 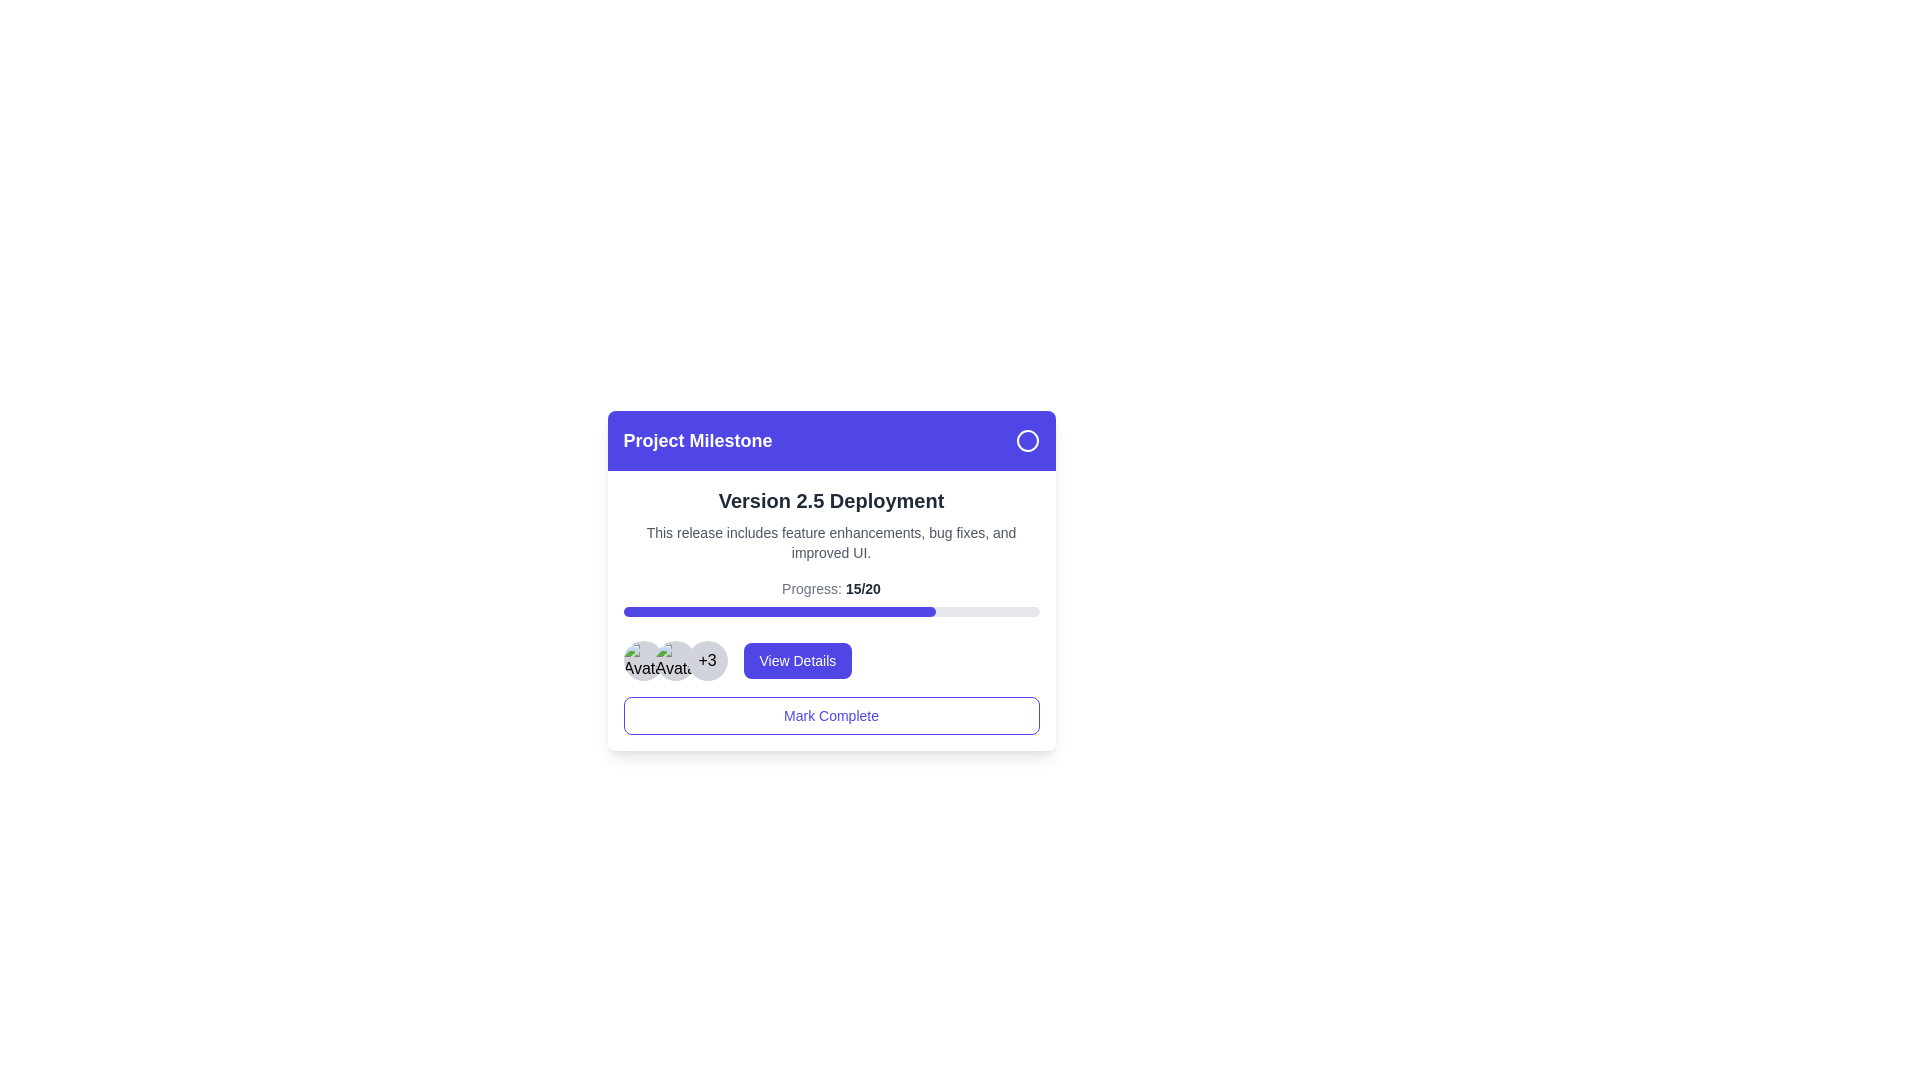 I want to click on the 'Project Milestone' text label located in the purple header bar, which indicates the section's context or purpose, so click(x=698, y=439).